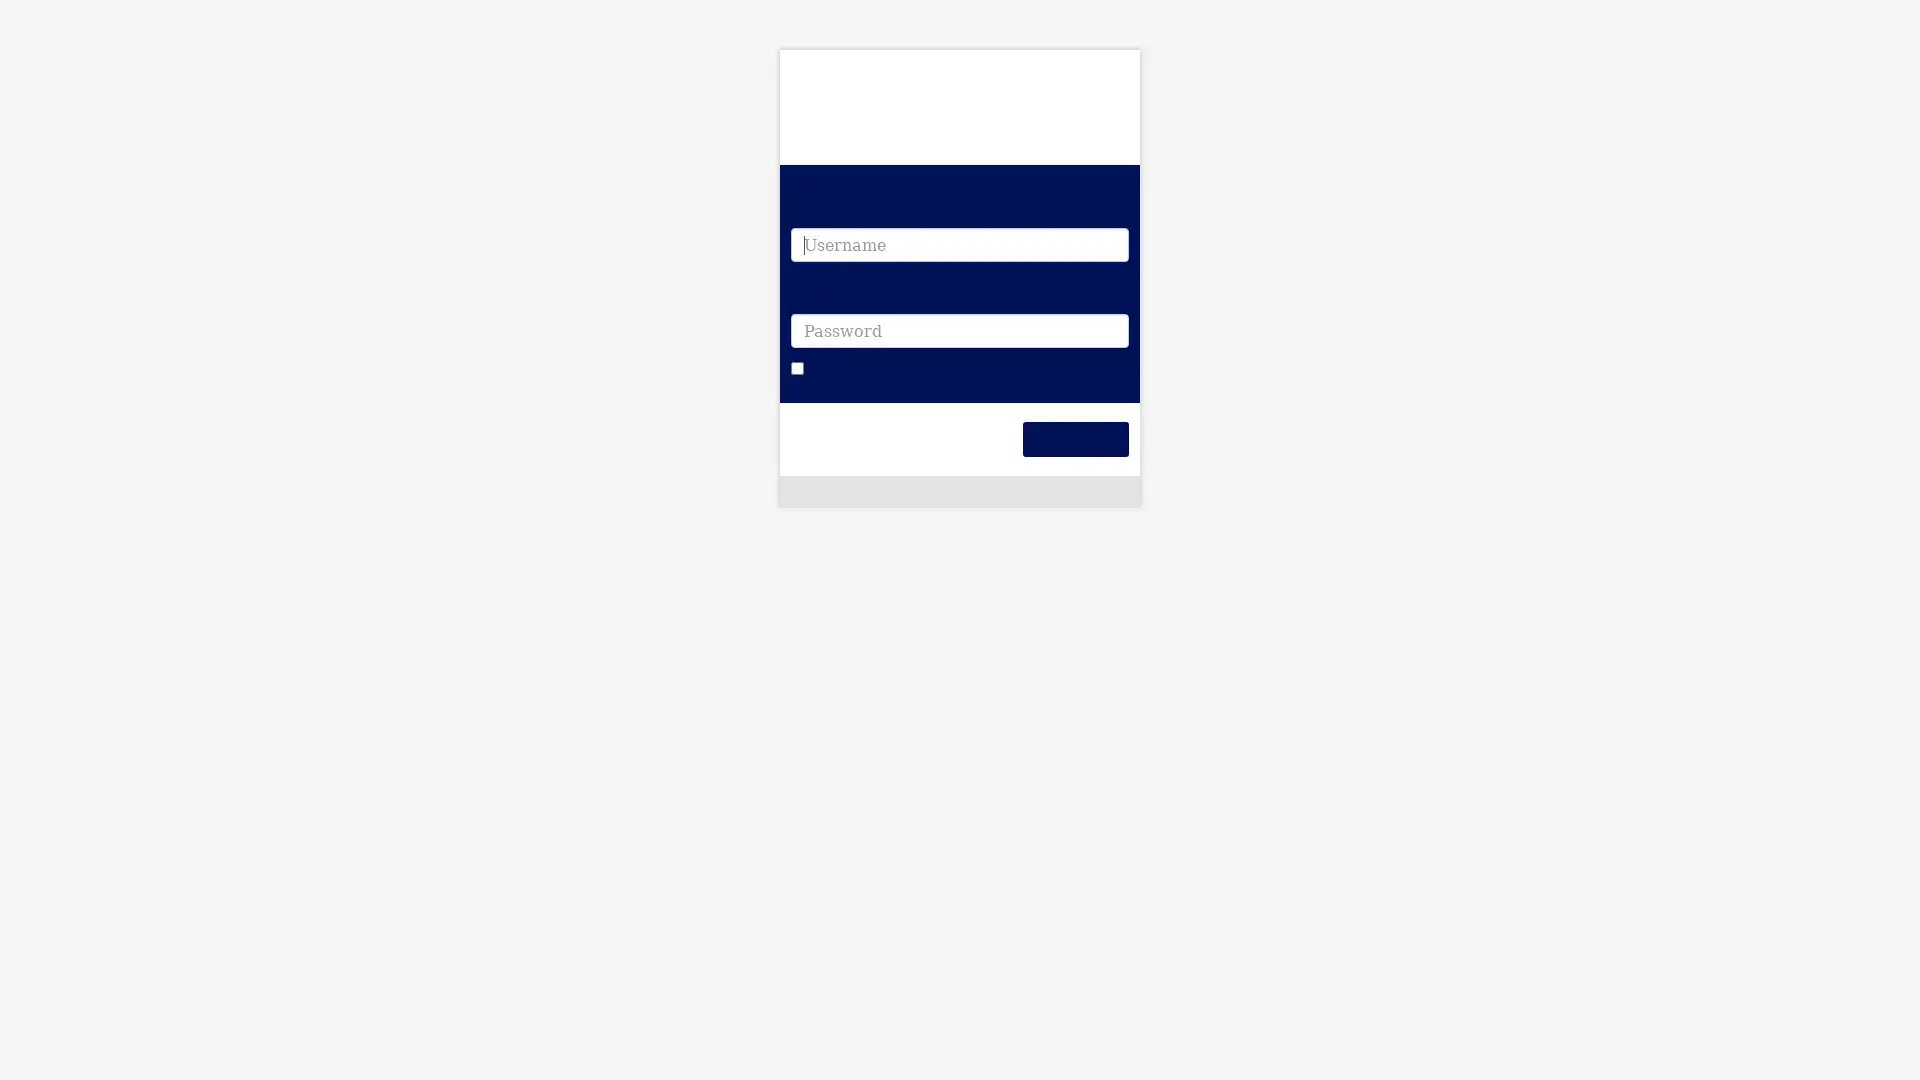 This screenshot has height=1080, width=1920. What do you see at coordinates (1074, 438) in the screenshot?
I see `Login` at bounding box center [1074, 438].